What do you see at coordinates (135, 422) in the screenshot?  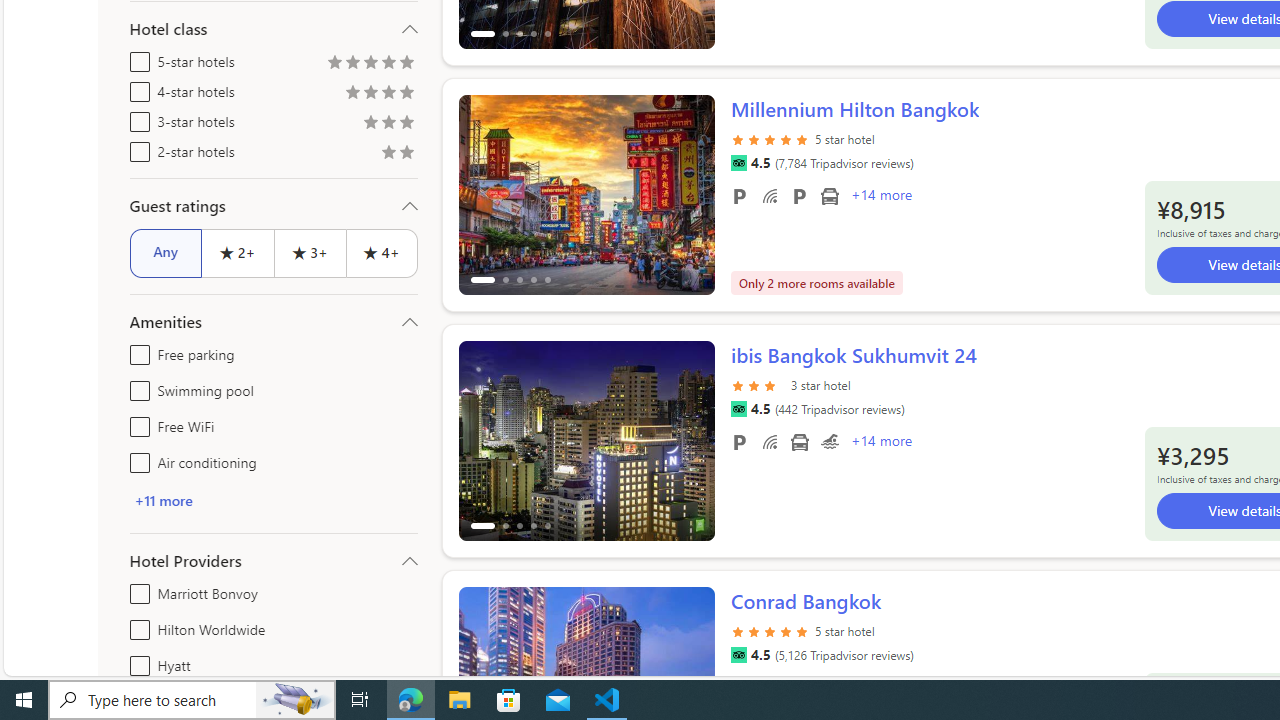 I see `'Free WiFi'` at bounding box center [135, 422].